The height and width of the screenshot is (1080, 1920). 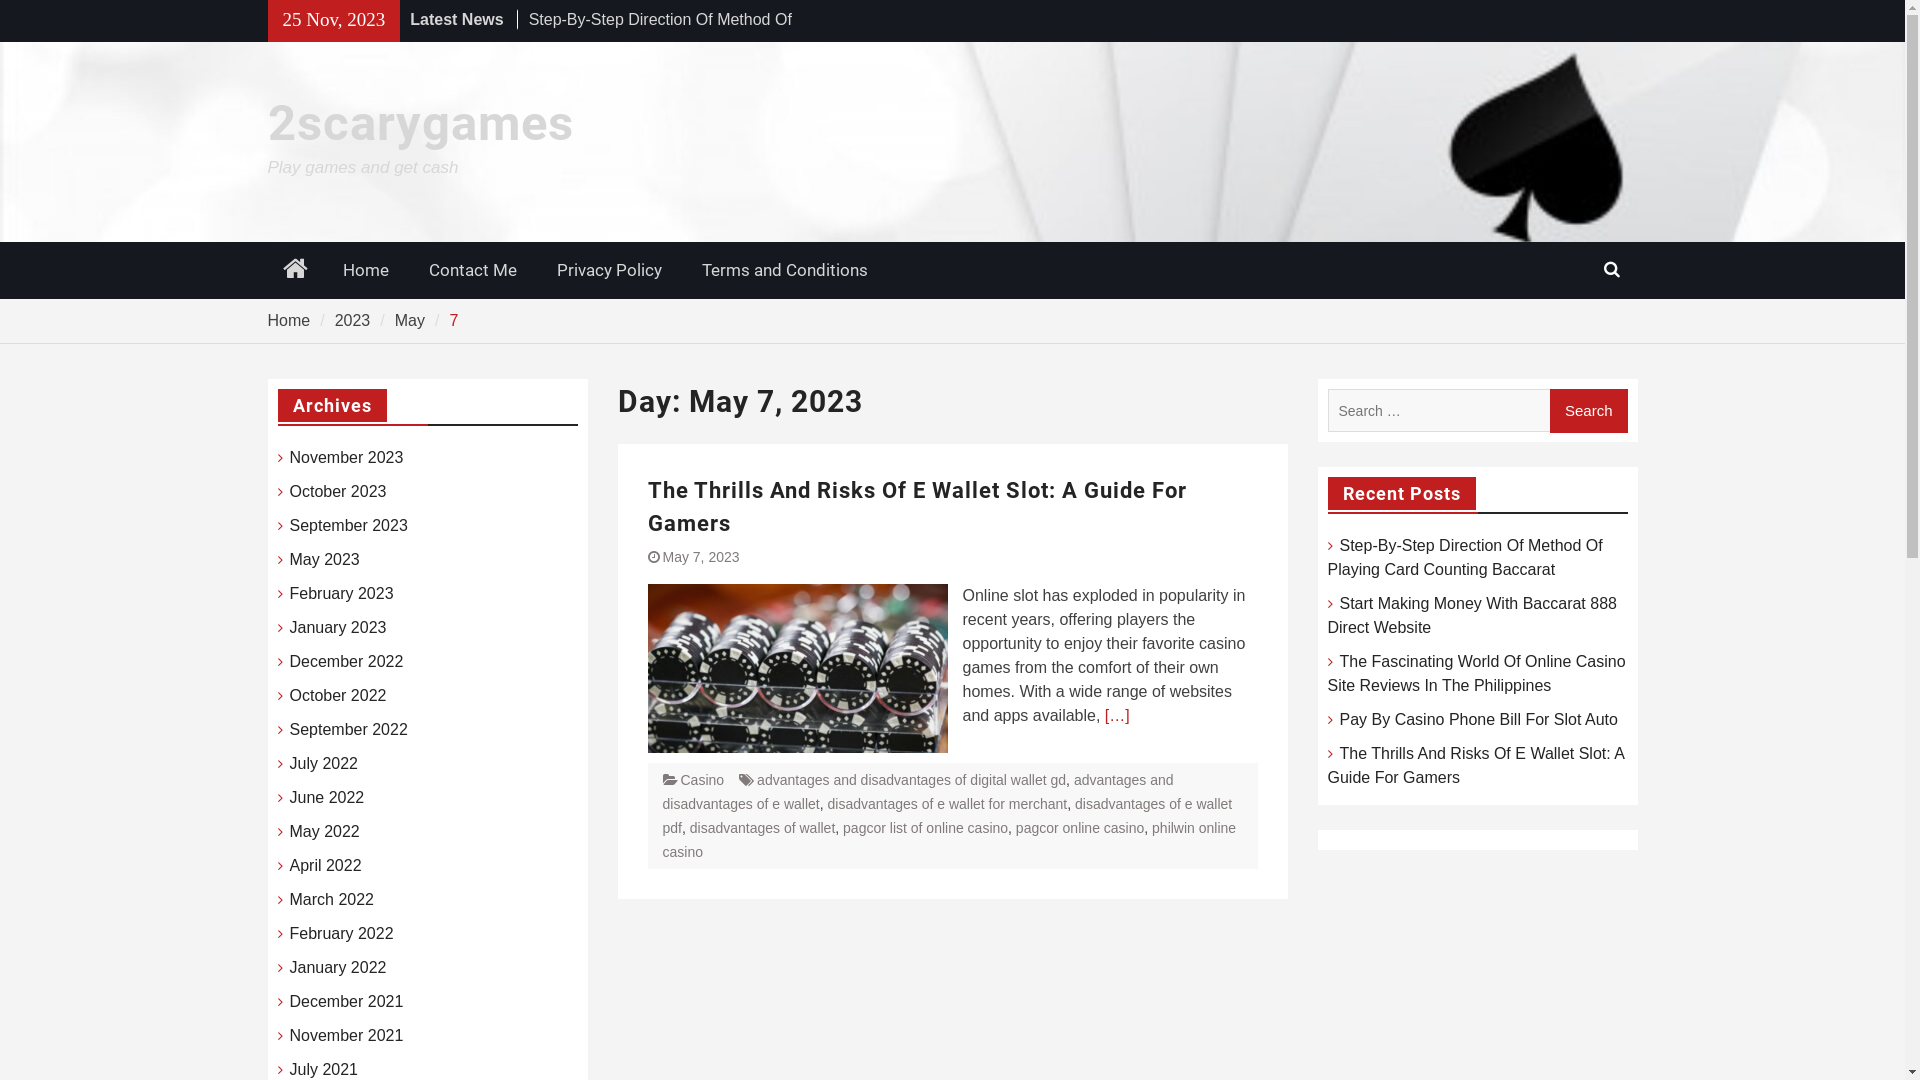 I want to click on 'September 2023', so click(x=349, y=524).